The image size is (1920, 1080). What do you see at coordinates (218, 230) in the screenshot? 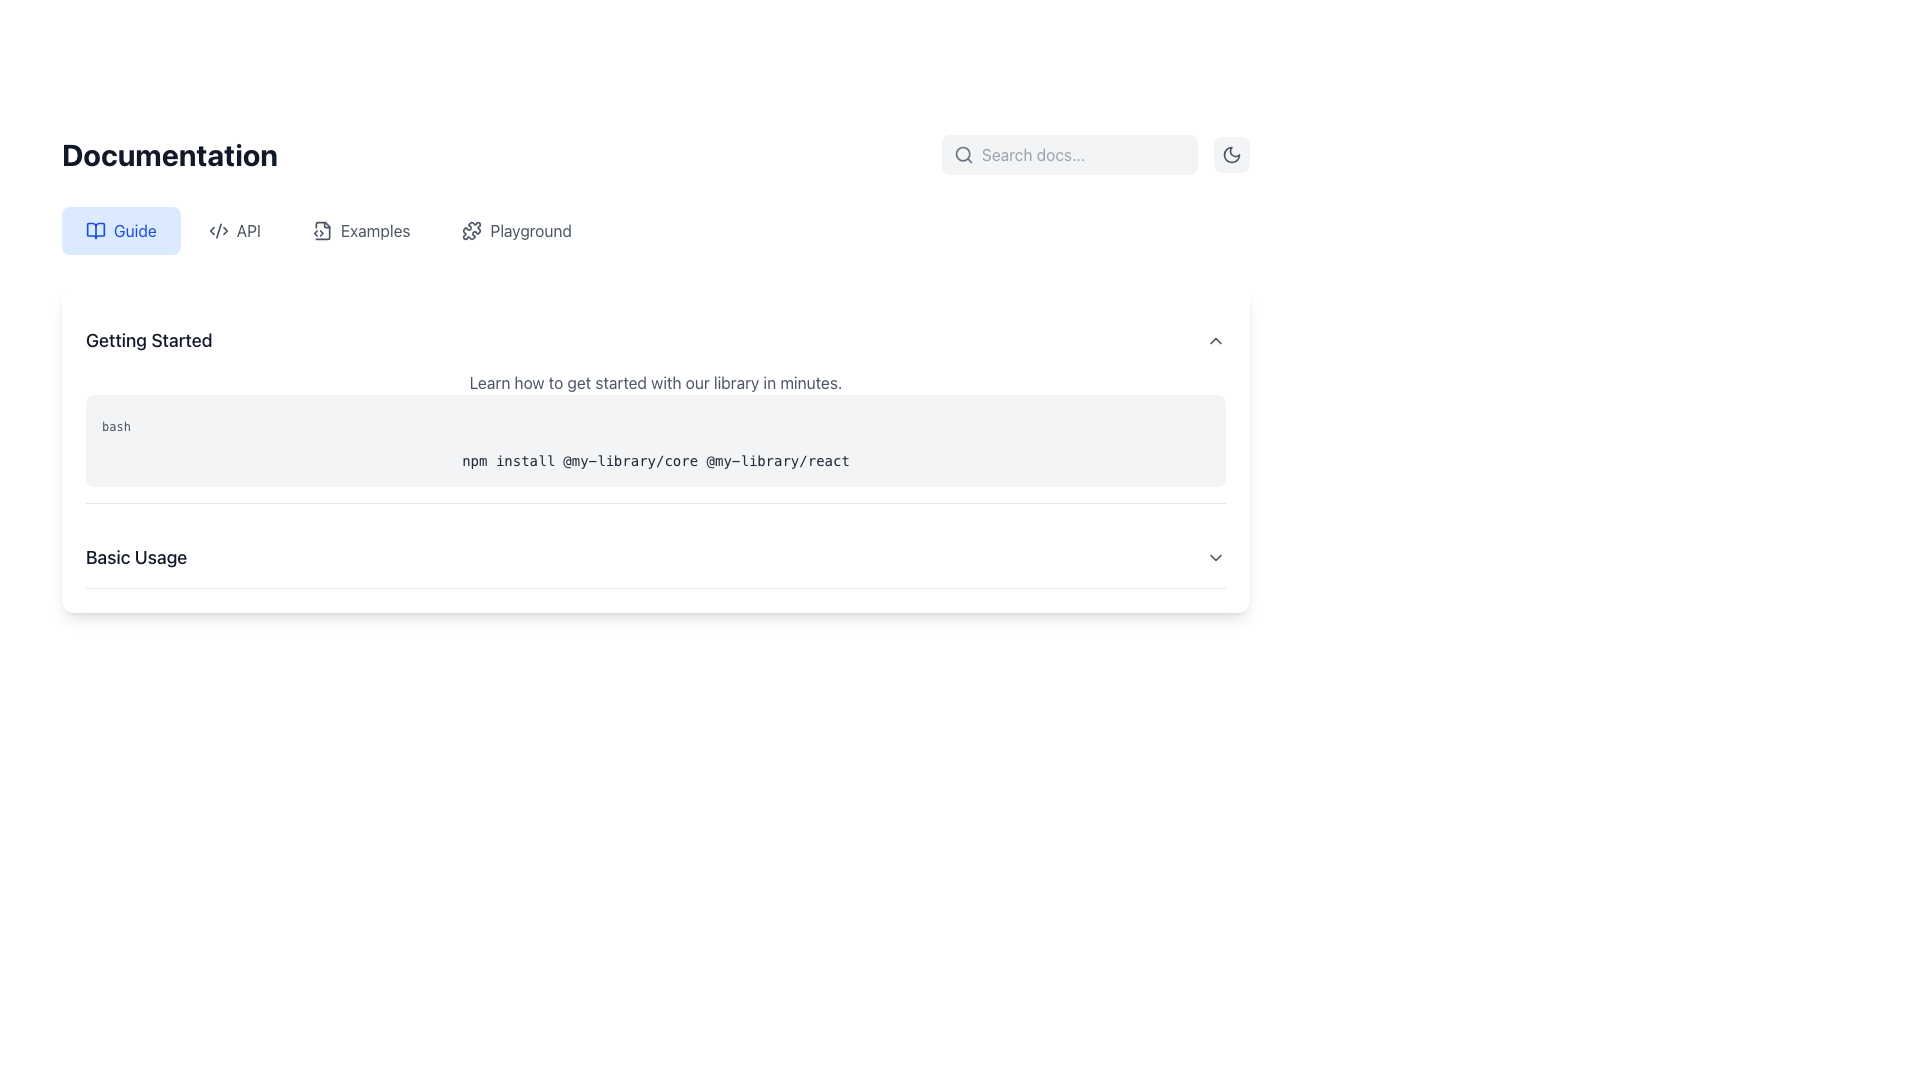
I see `the coding or programming-related icon that represents the 'API' section, located to the left of the text 'API' in the navigation menu at the top center of the interface` at bounding box center [218, 230].